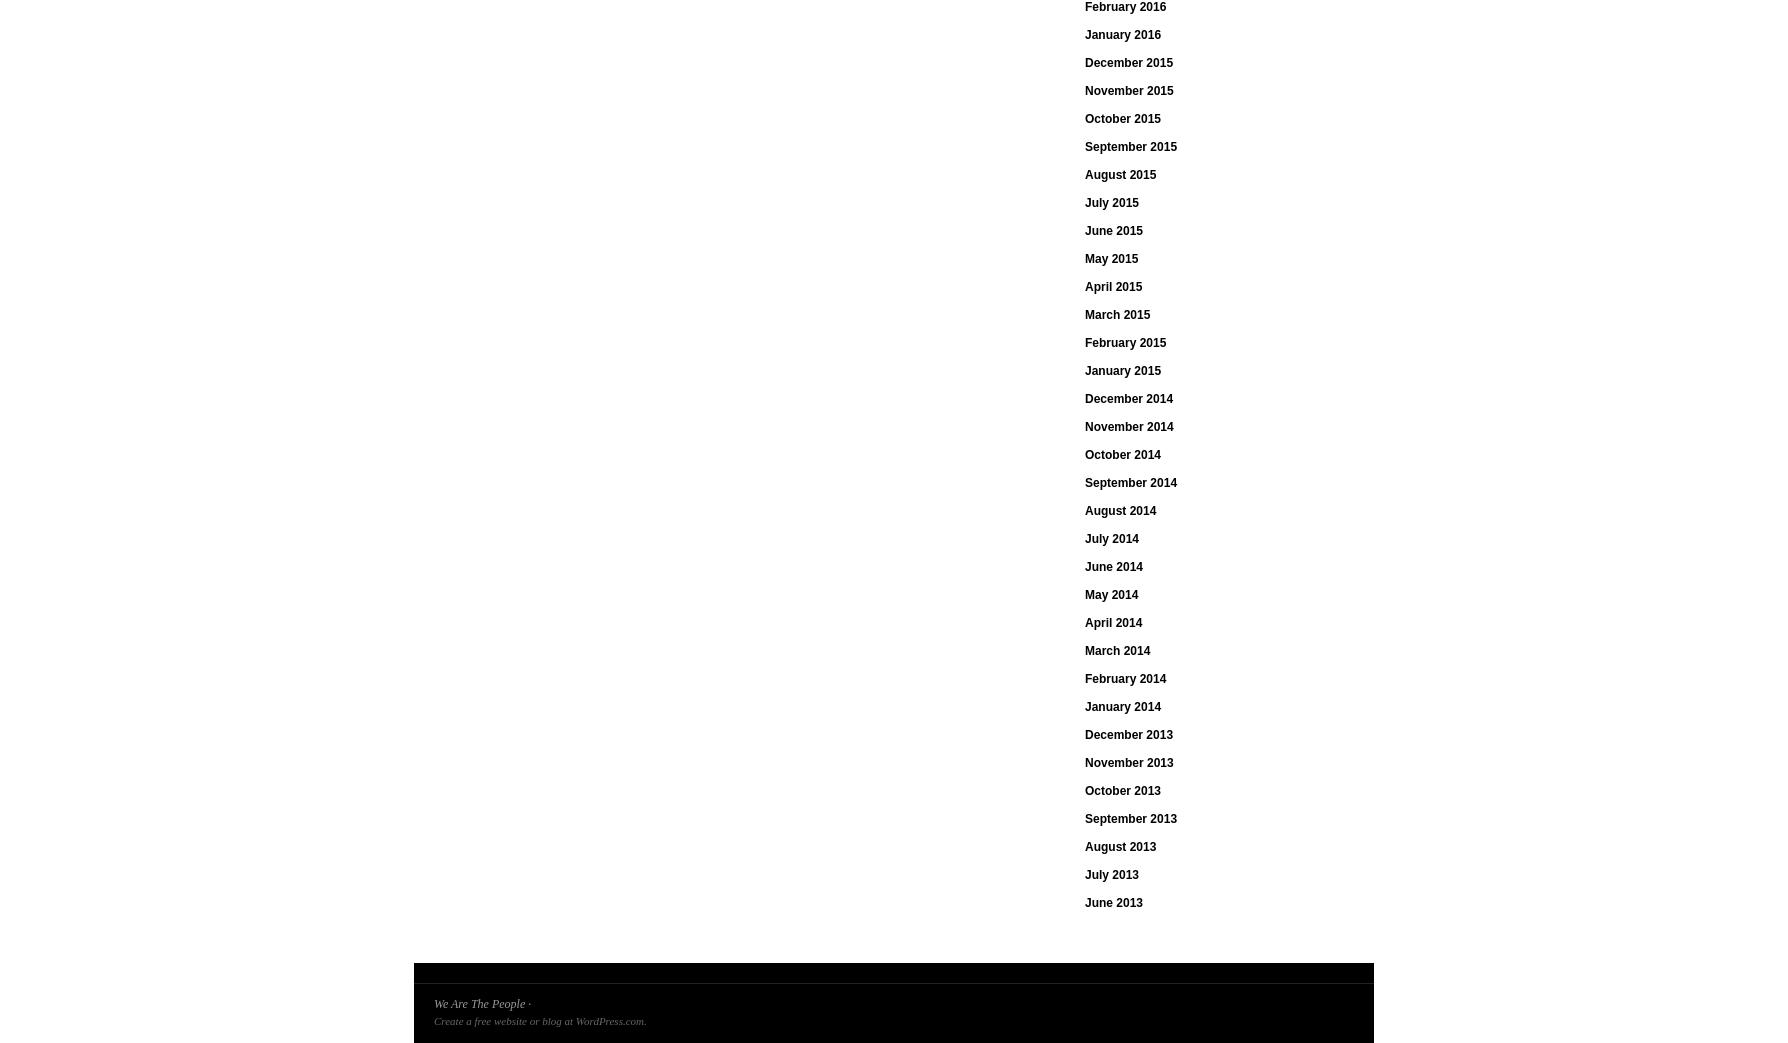 The image size is (1788, 1043). What do you see at coordinates (1127, 427) in the screenshot?
I see `'November 2014'` at bounding box center [1127, 427].